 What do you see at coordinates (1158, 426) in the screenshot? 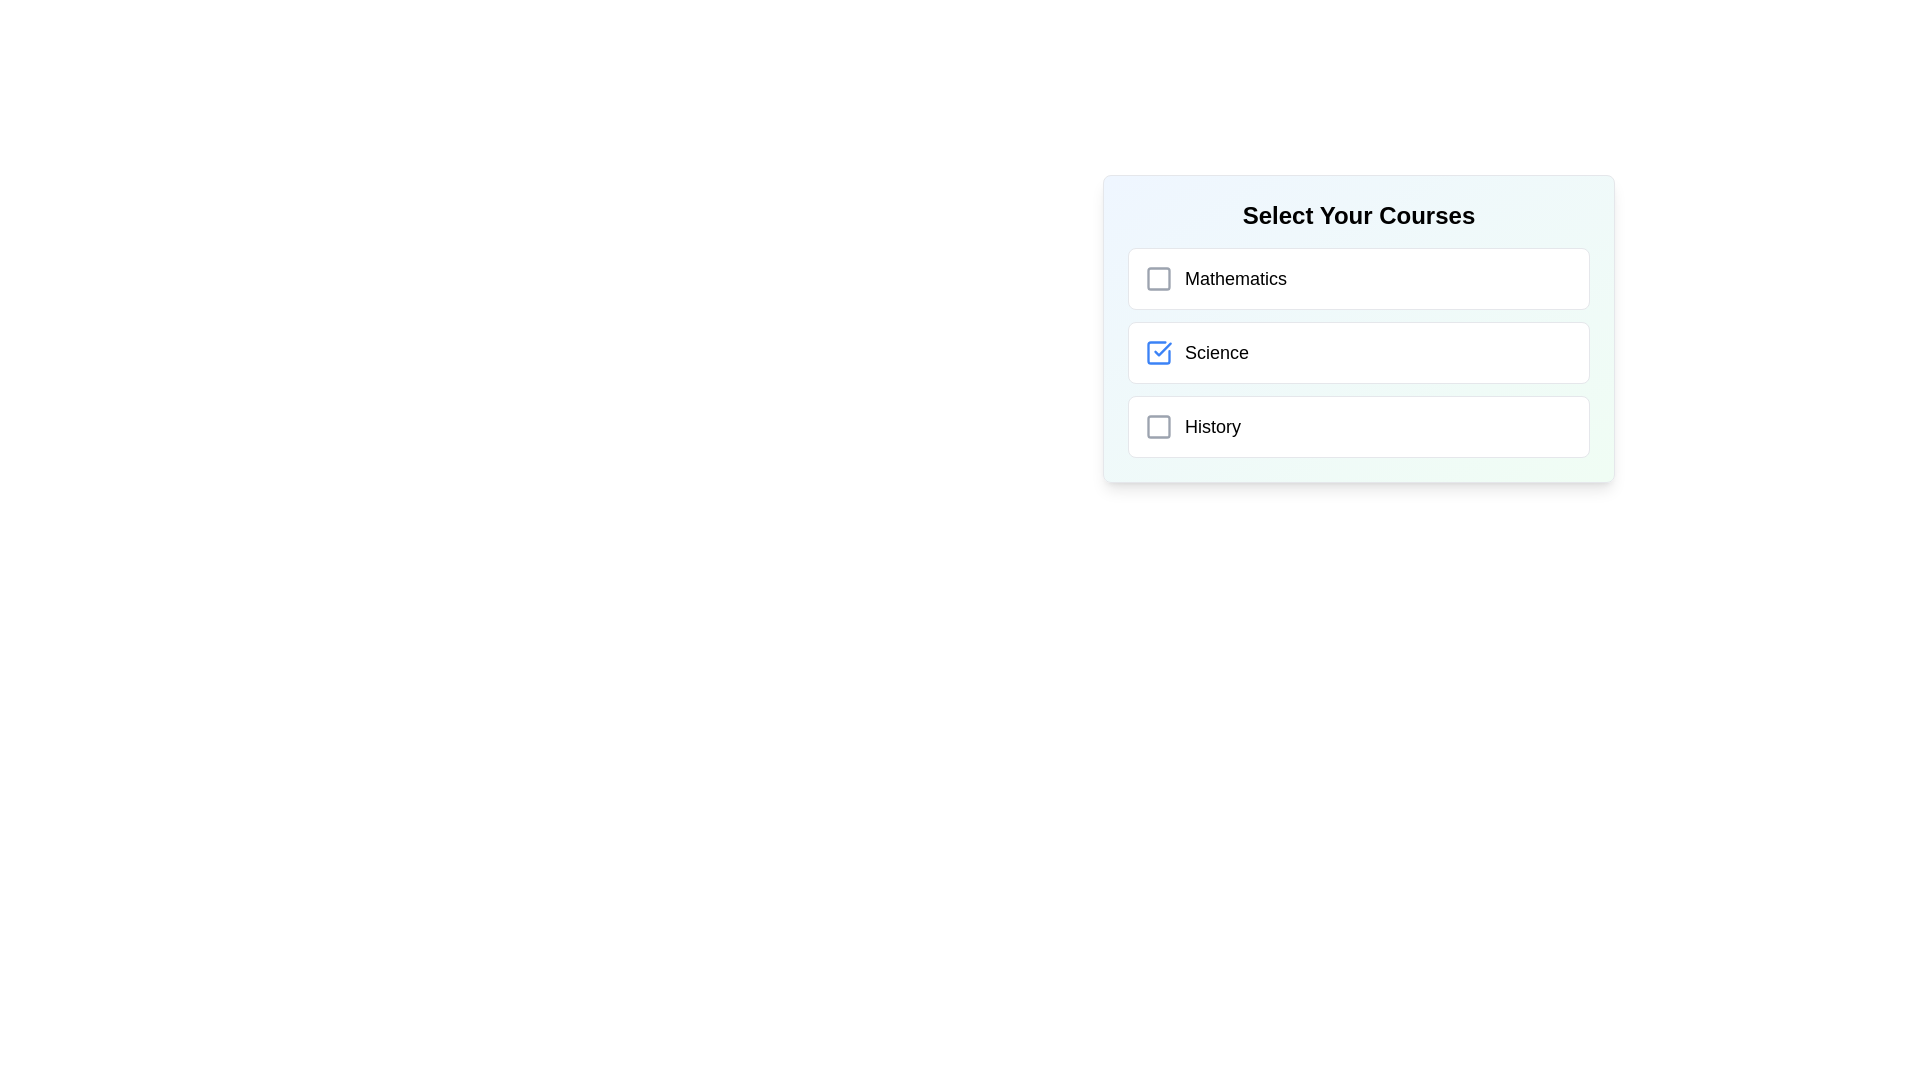
I see `the Checkbox icon for the 'History' option` at bounding box center [1158, 426].